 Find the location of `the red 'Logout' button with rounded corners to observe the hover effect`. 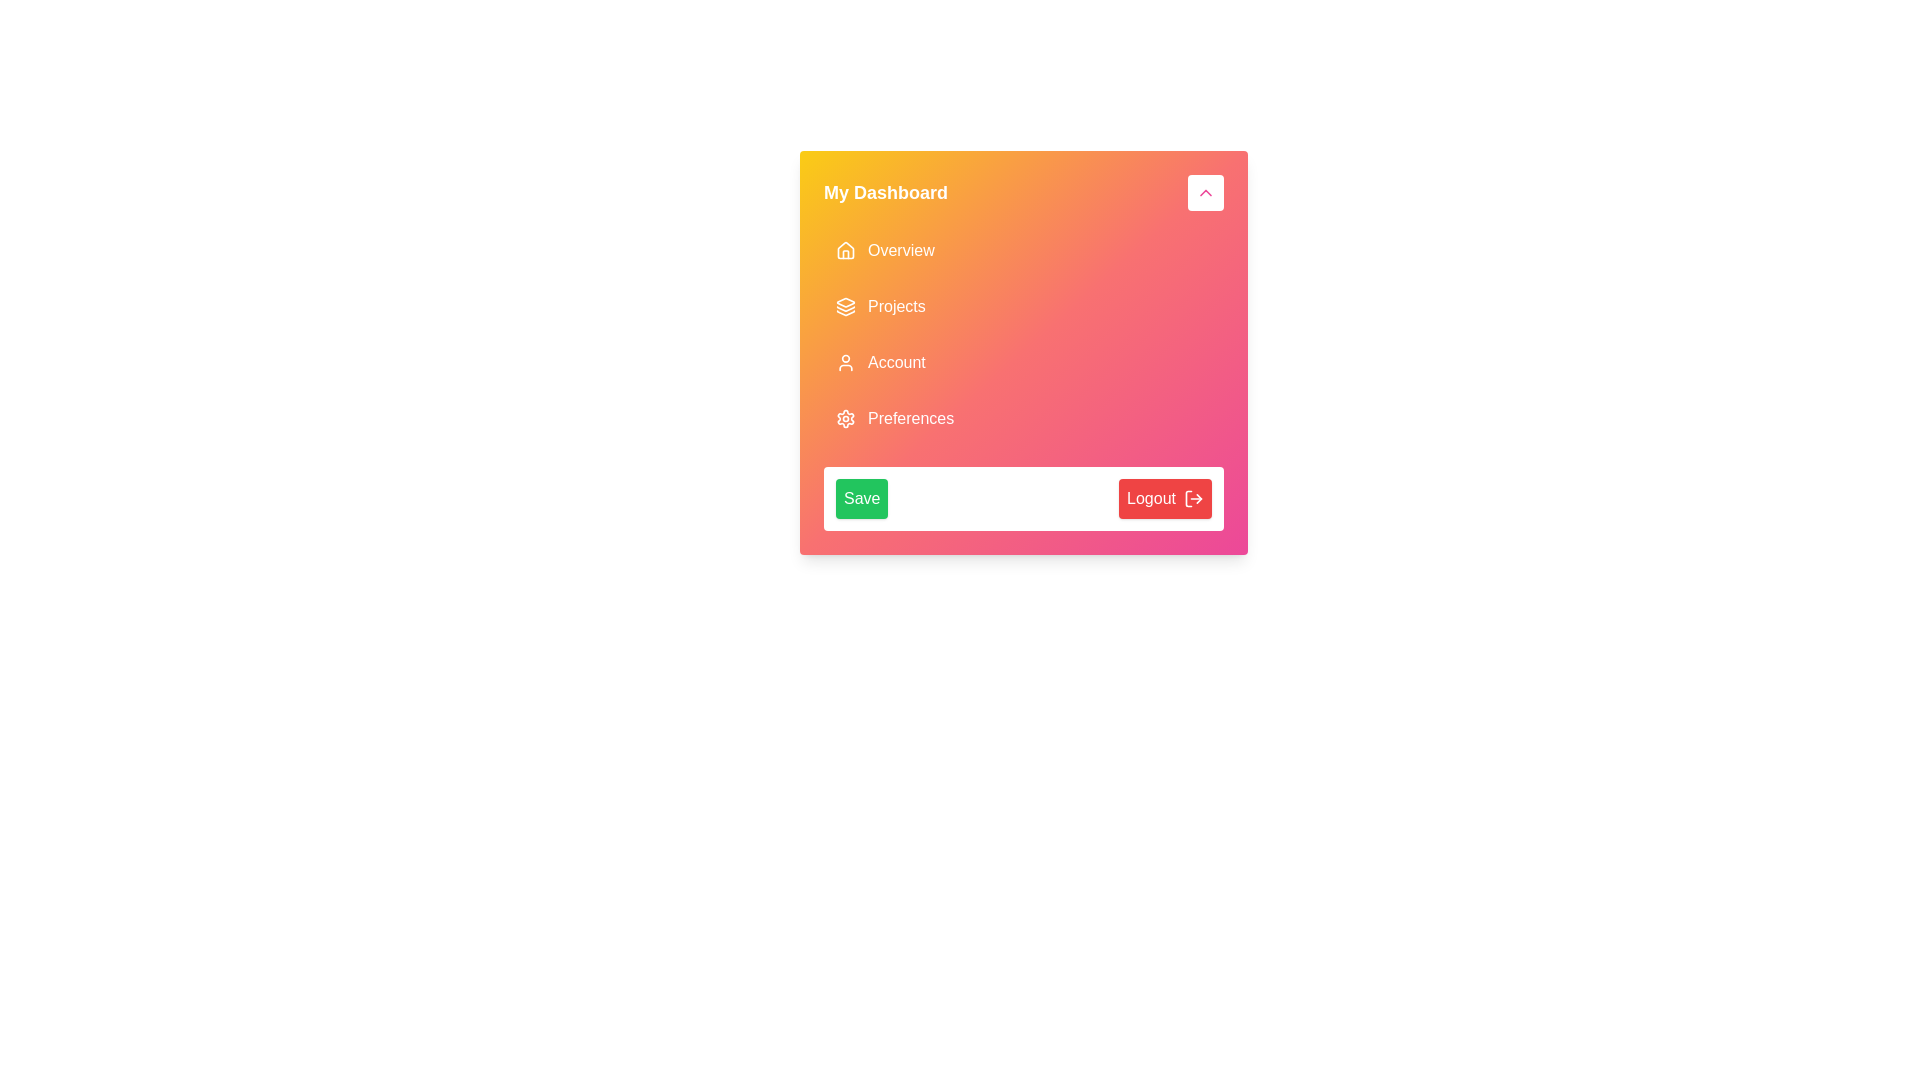

the red 'Logout' button with rounded corners to observe the hover effect is located at coordinates (1165, 497).